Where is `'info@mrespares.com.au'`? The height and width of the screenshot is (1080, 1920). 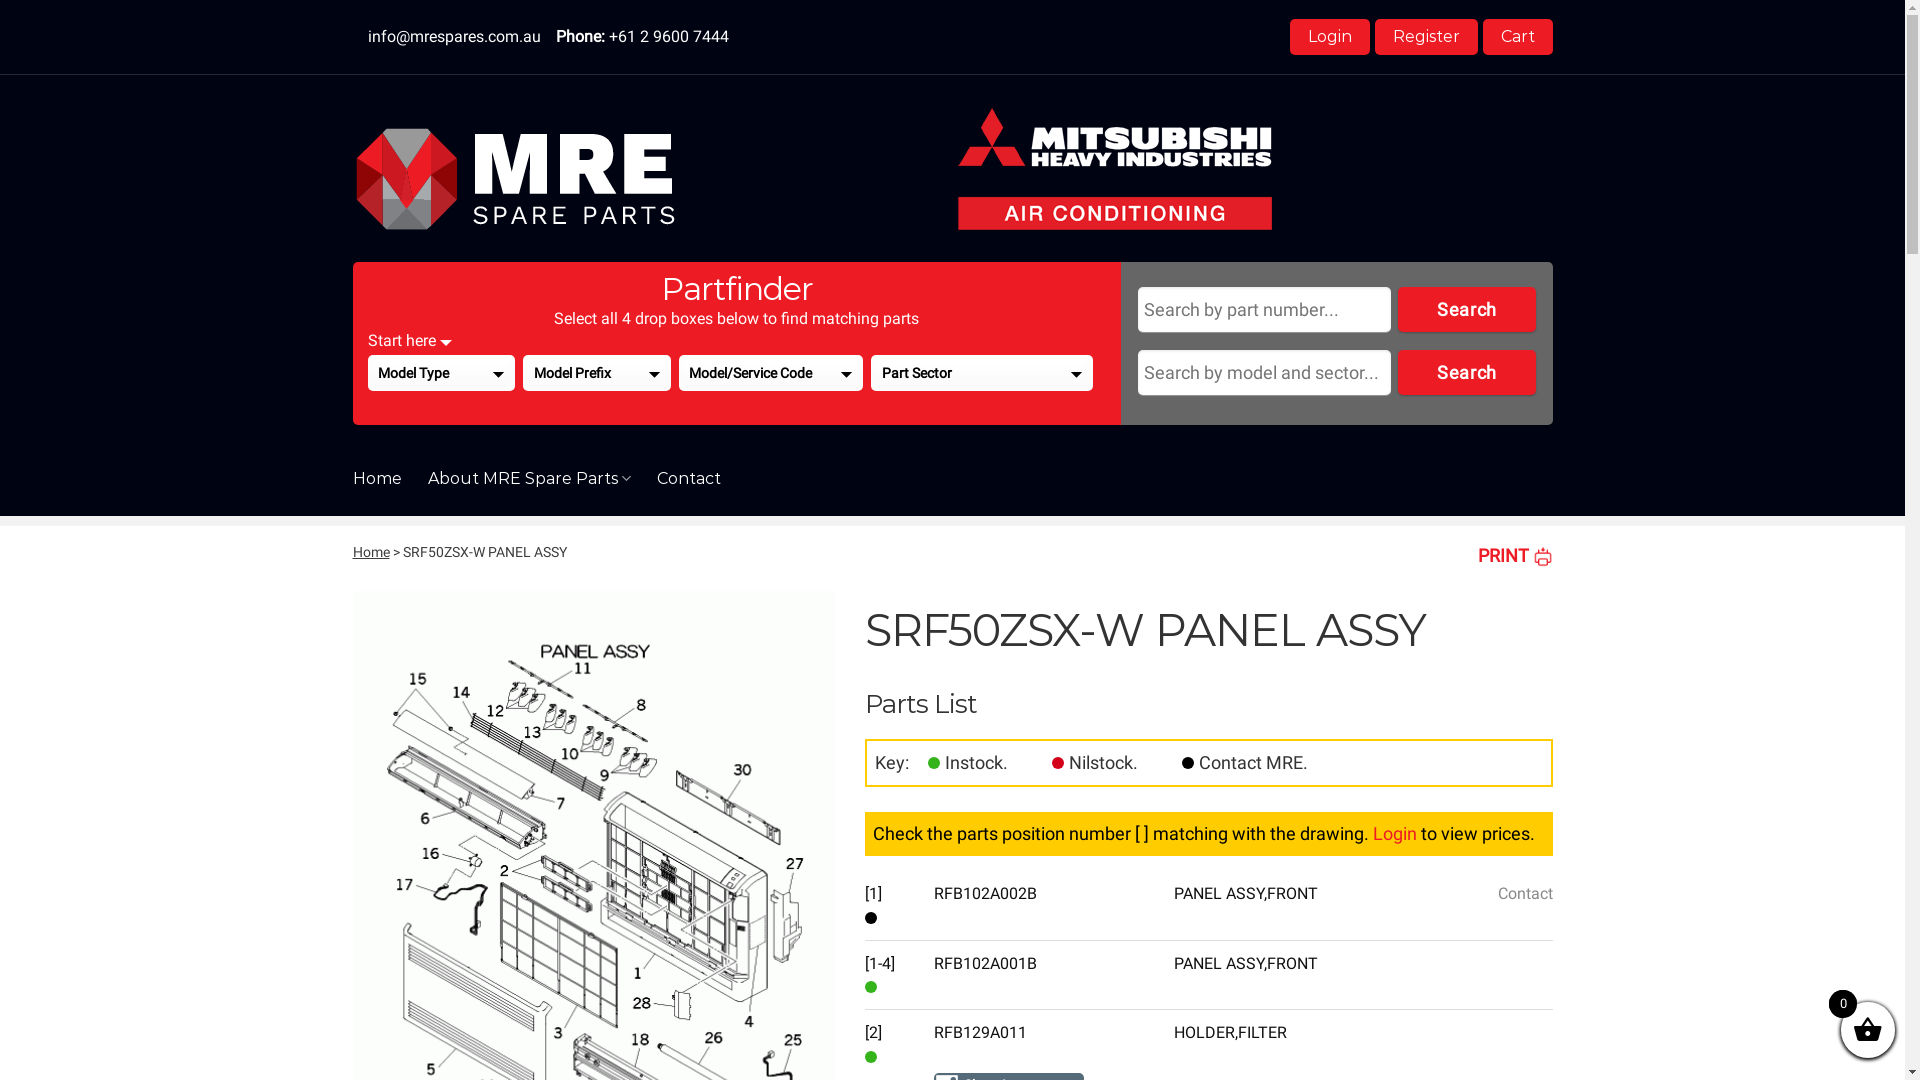 'info@mrespares.com.au' is located at coordinates (453, 36).